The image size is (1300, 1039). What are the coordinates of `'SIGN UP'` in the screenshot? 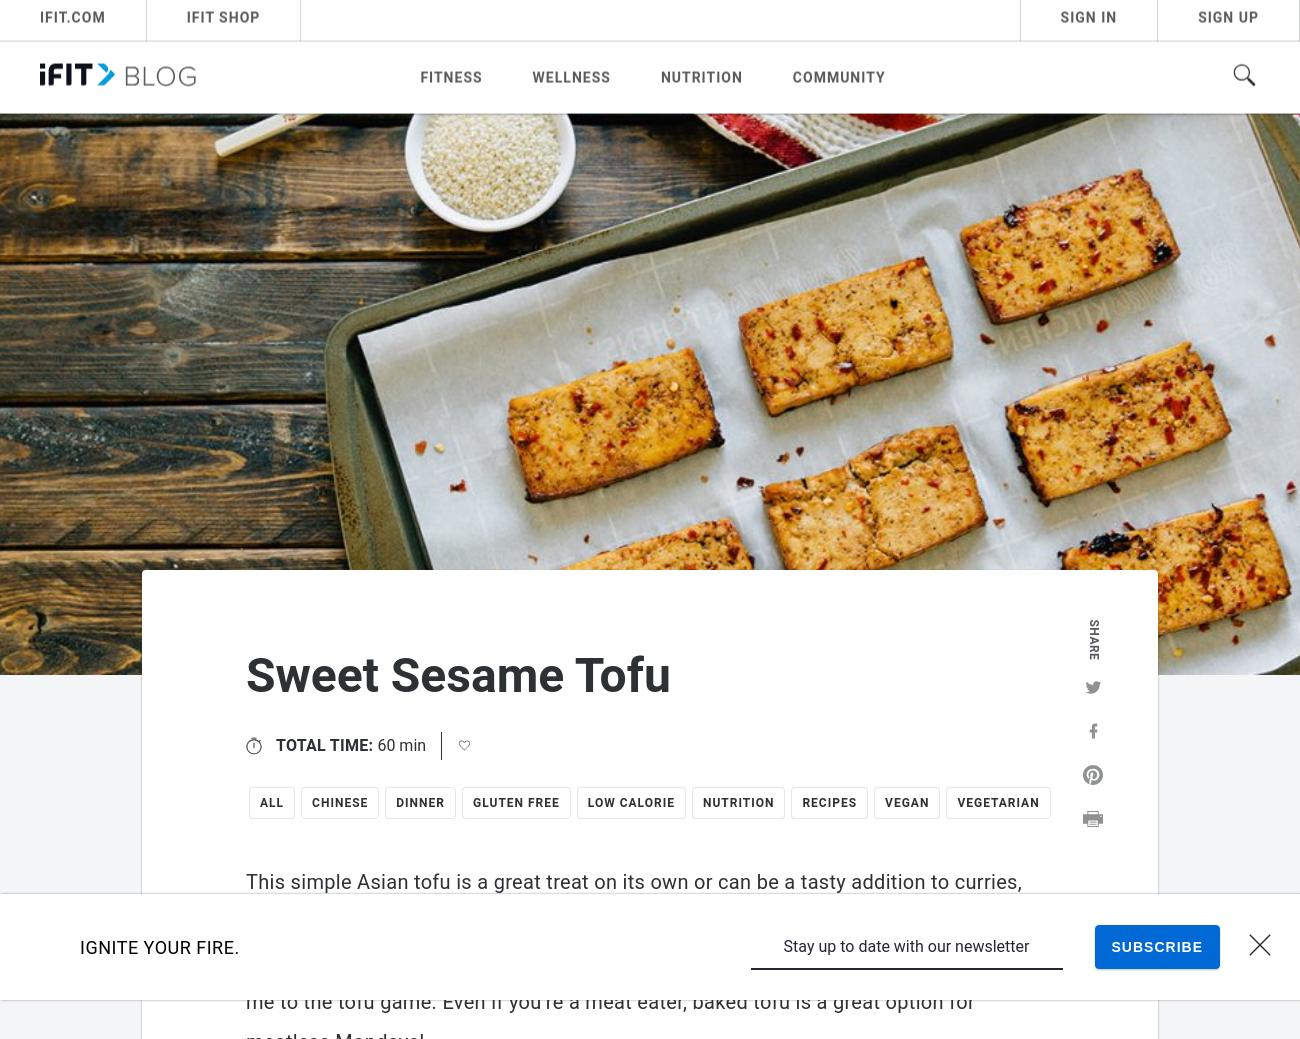 It's located at (1227, 21).